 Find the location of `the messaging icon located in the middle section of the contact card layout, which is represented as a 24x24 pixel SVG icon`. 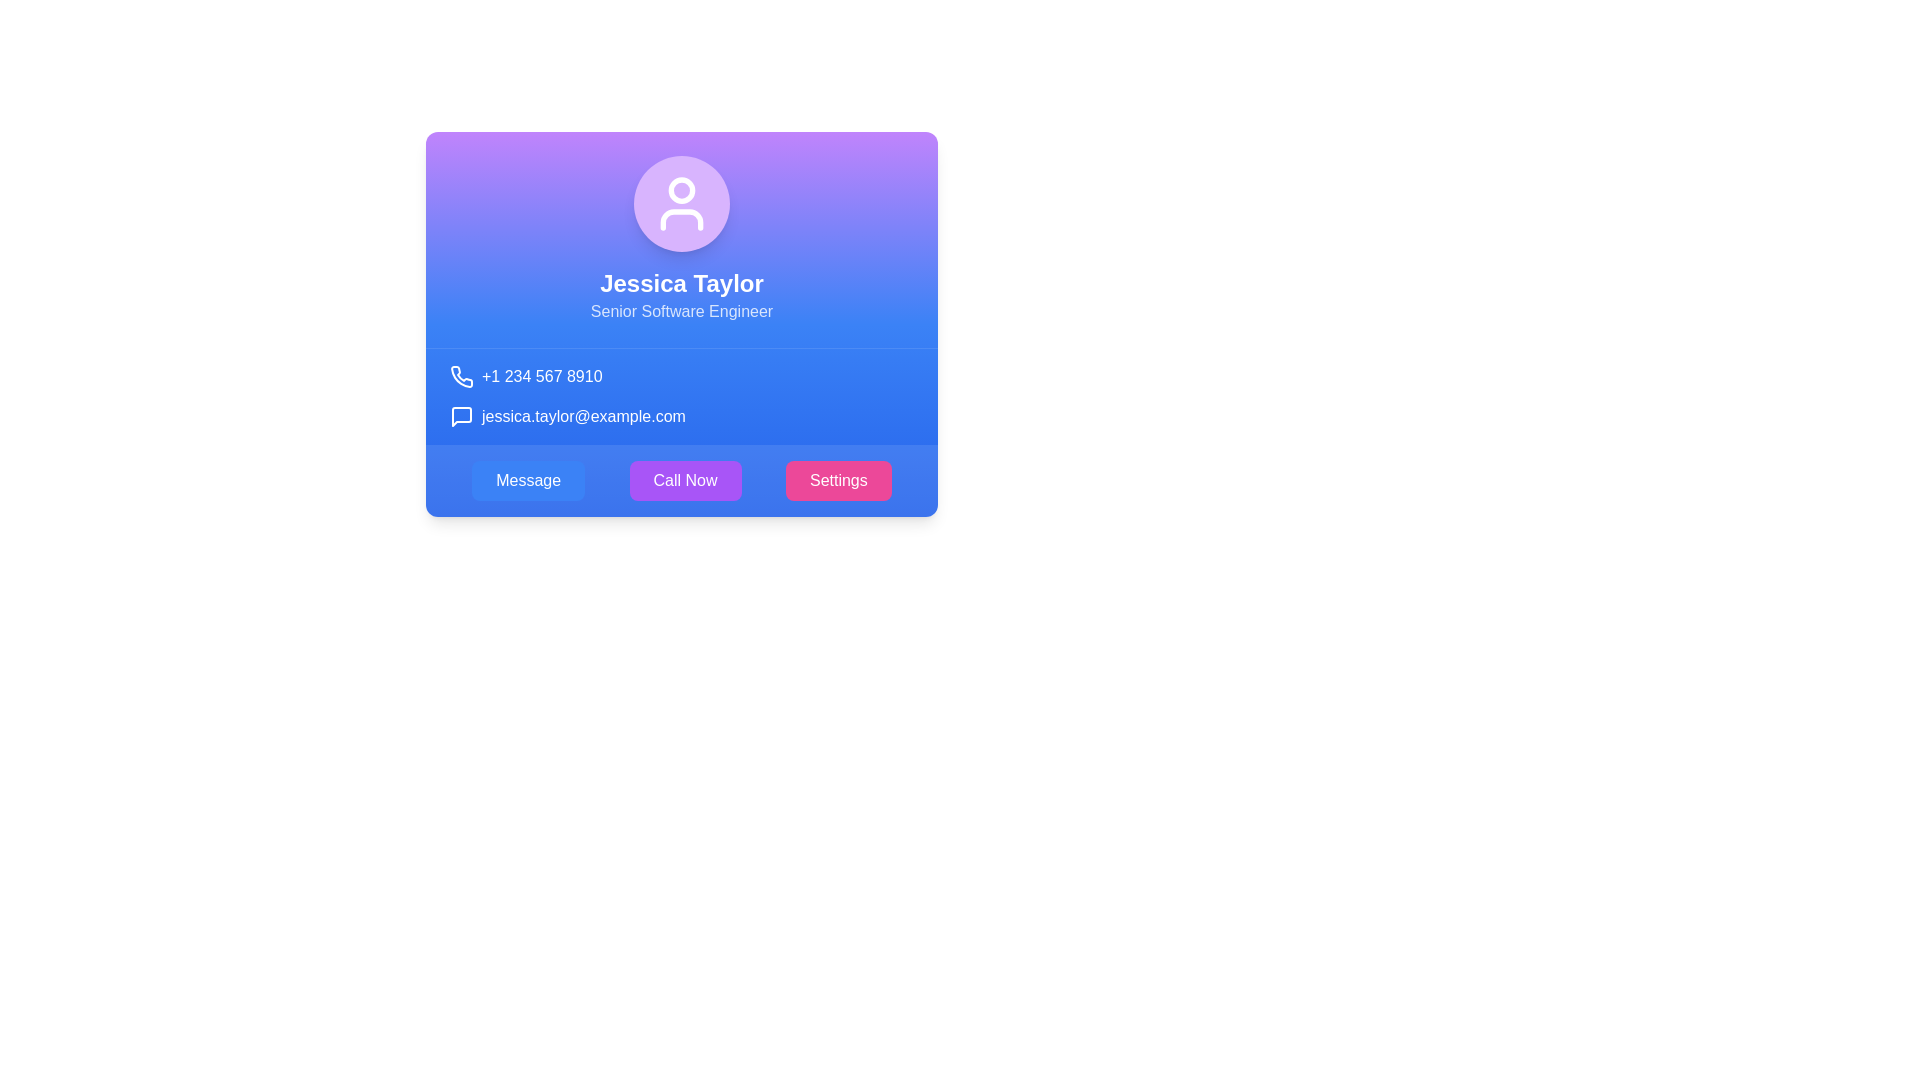

the messaging icon located in the middle section of the contact card layout, which is represented as a 24x24 pixel SVG icon is located at coordinates (460, 415).